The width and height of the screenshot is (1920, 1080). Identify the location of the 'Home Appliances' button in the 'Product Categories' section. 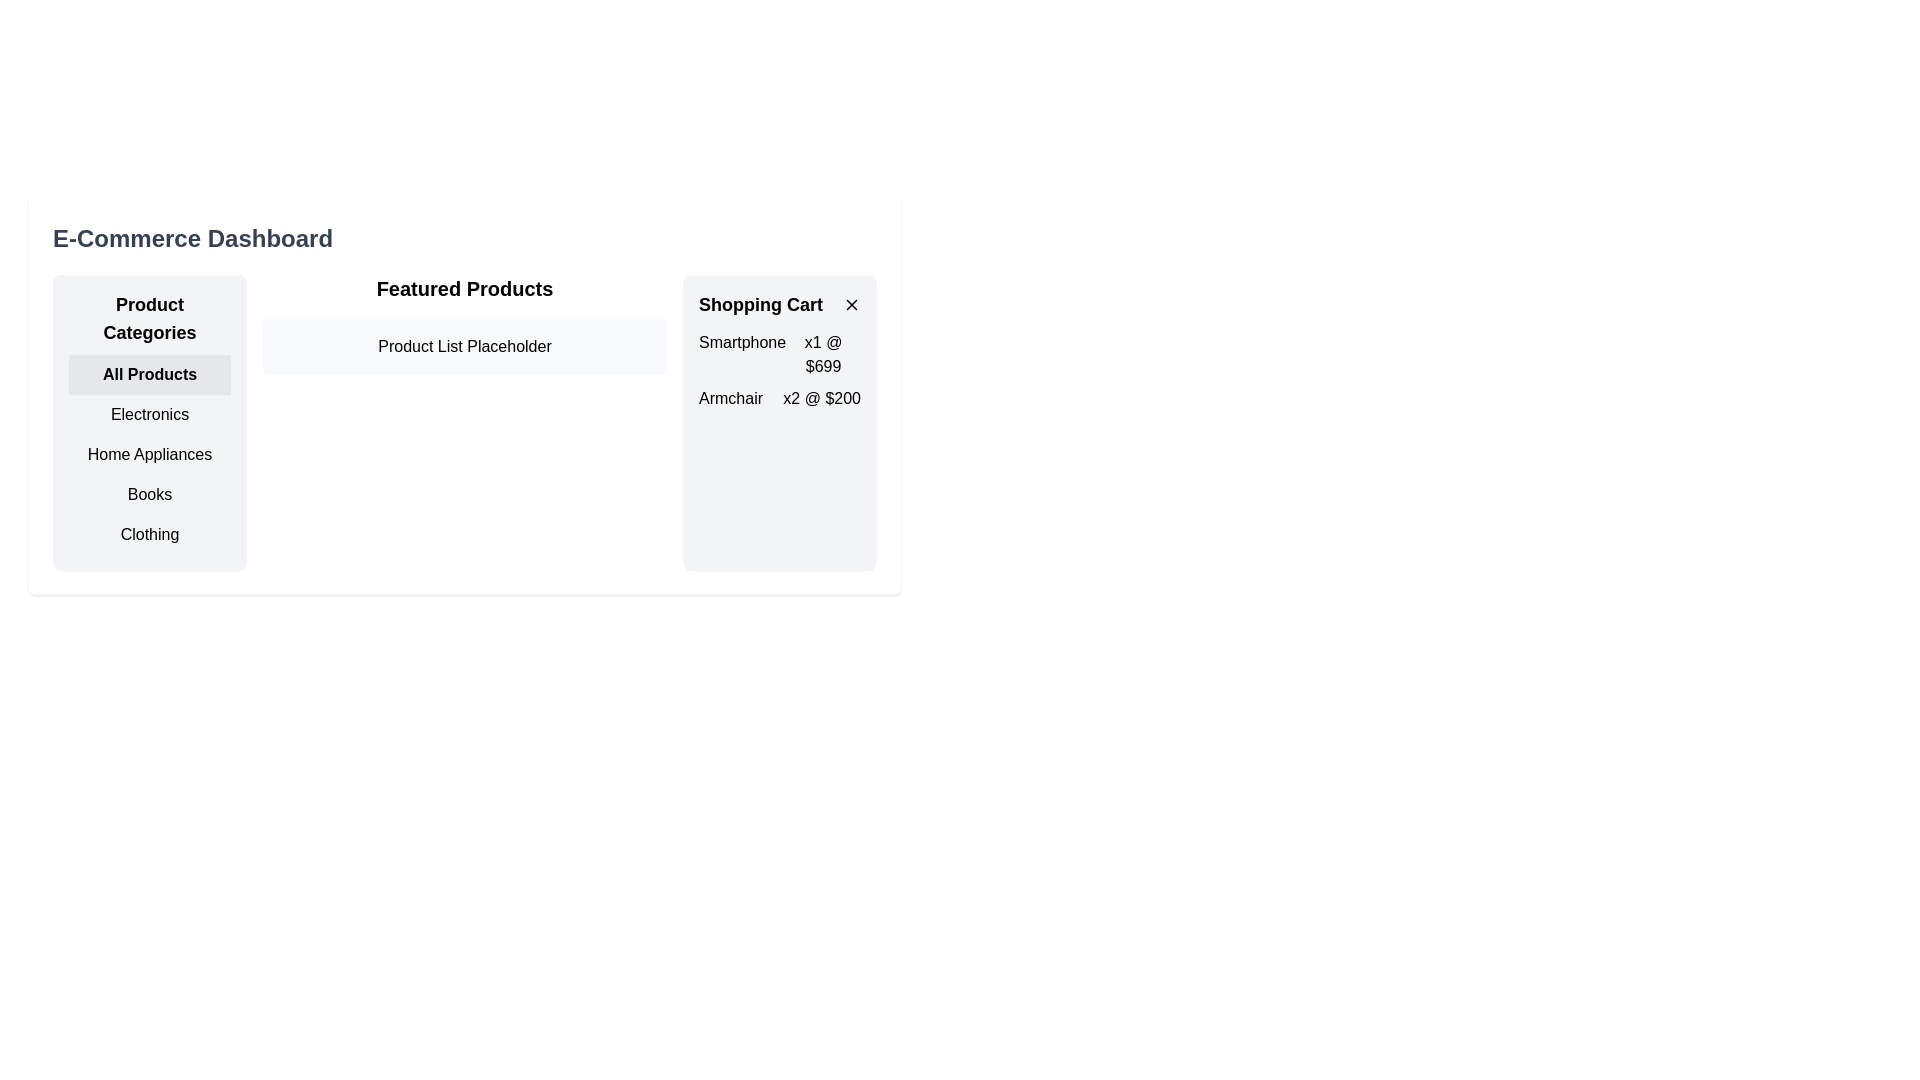
(148, 455).